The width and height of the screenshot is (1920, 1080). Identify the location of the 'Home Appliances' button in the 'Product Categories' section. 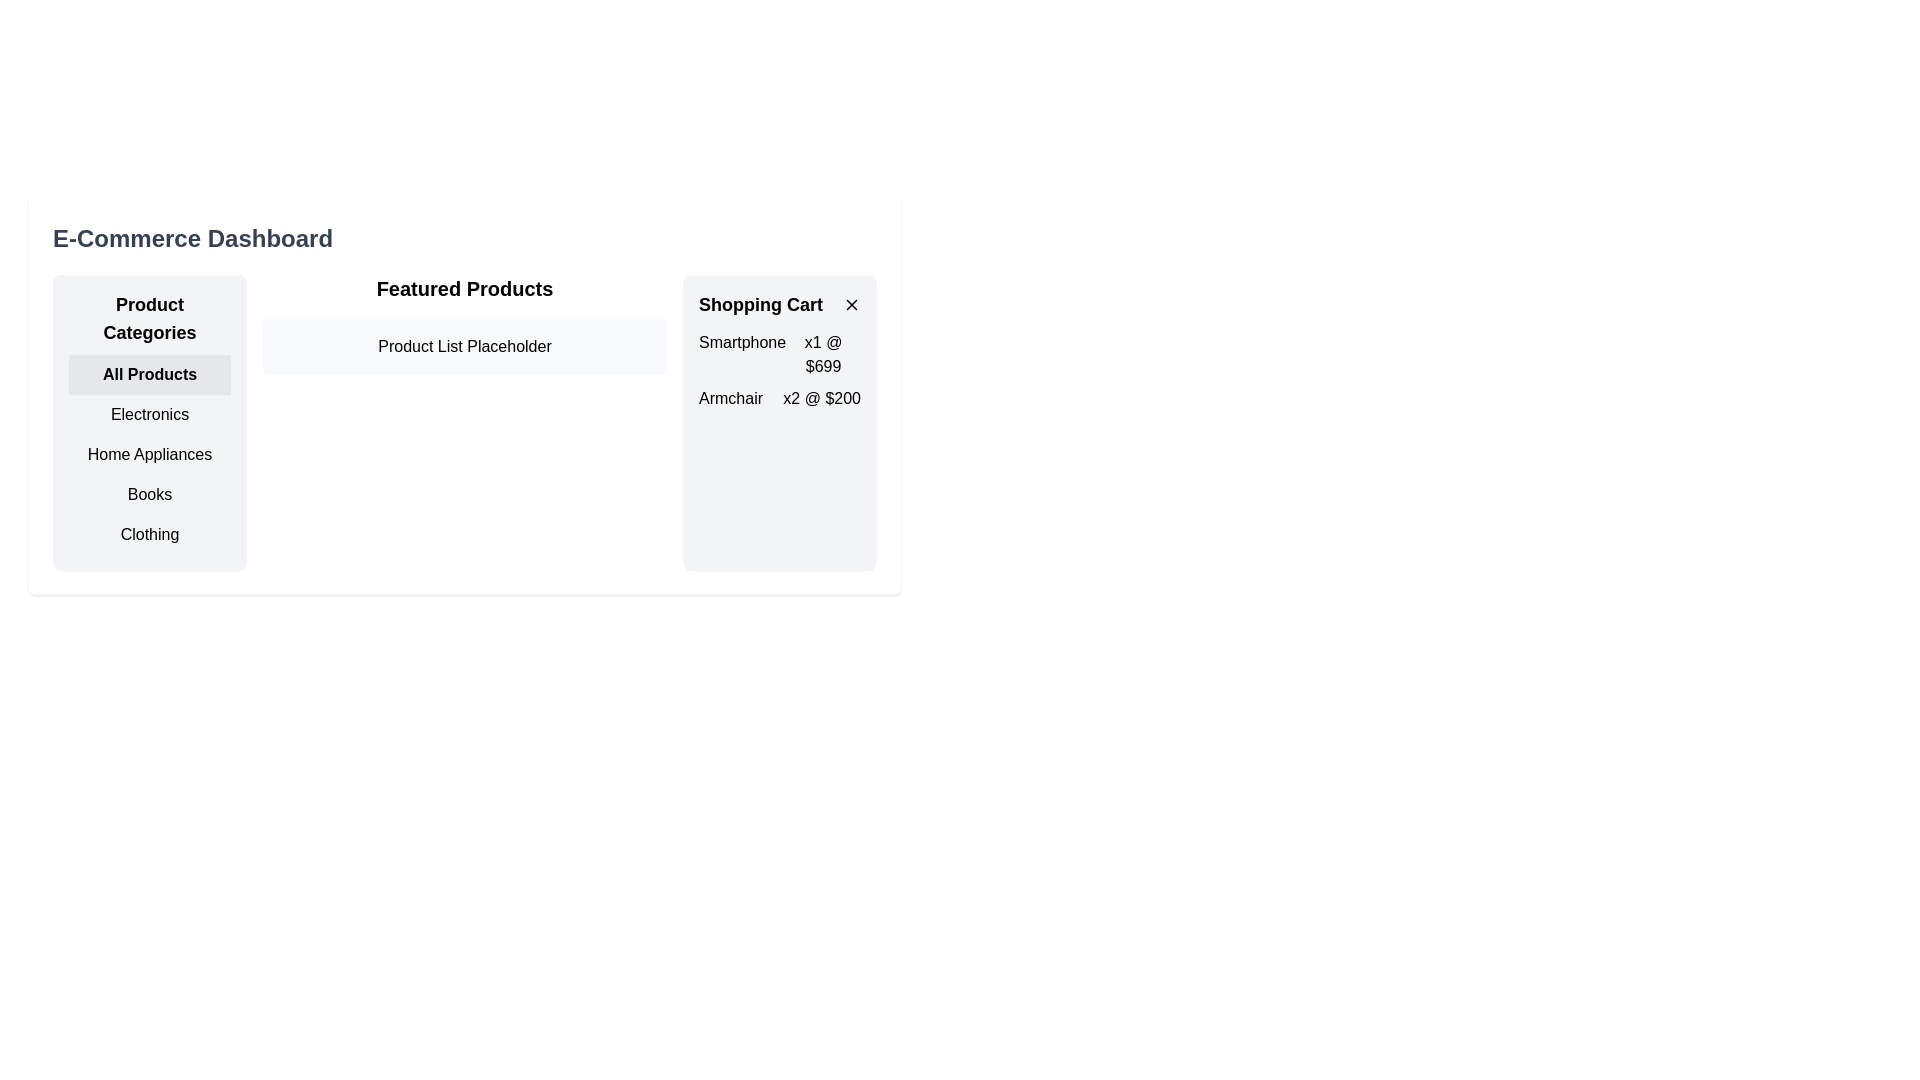
(148, 455).